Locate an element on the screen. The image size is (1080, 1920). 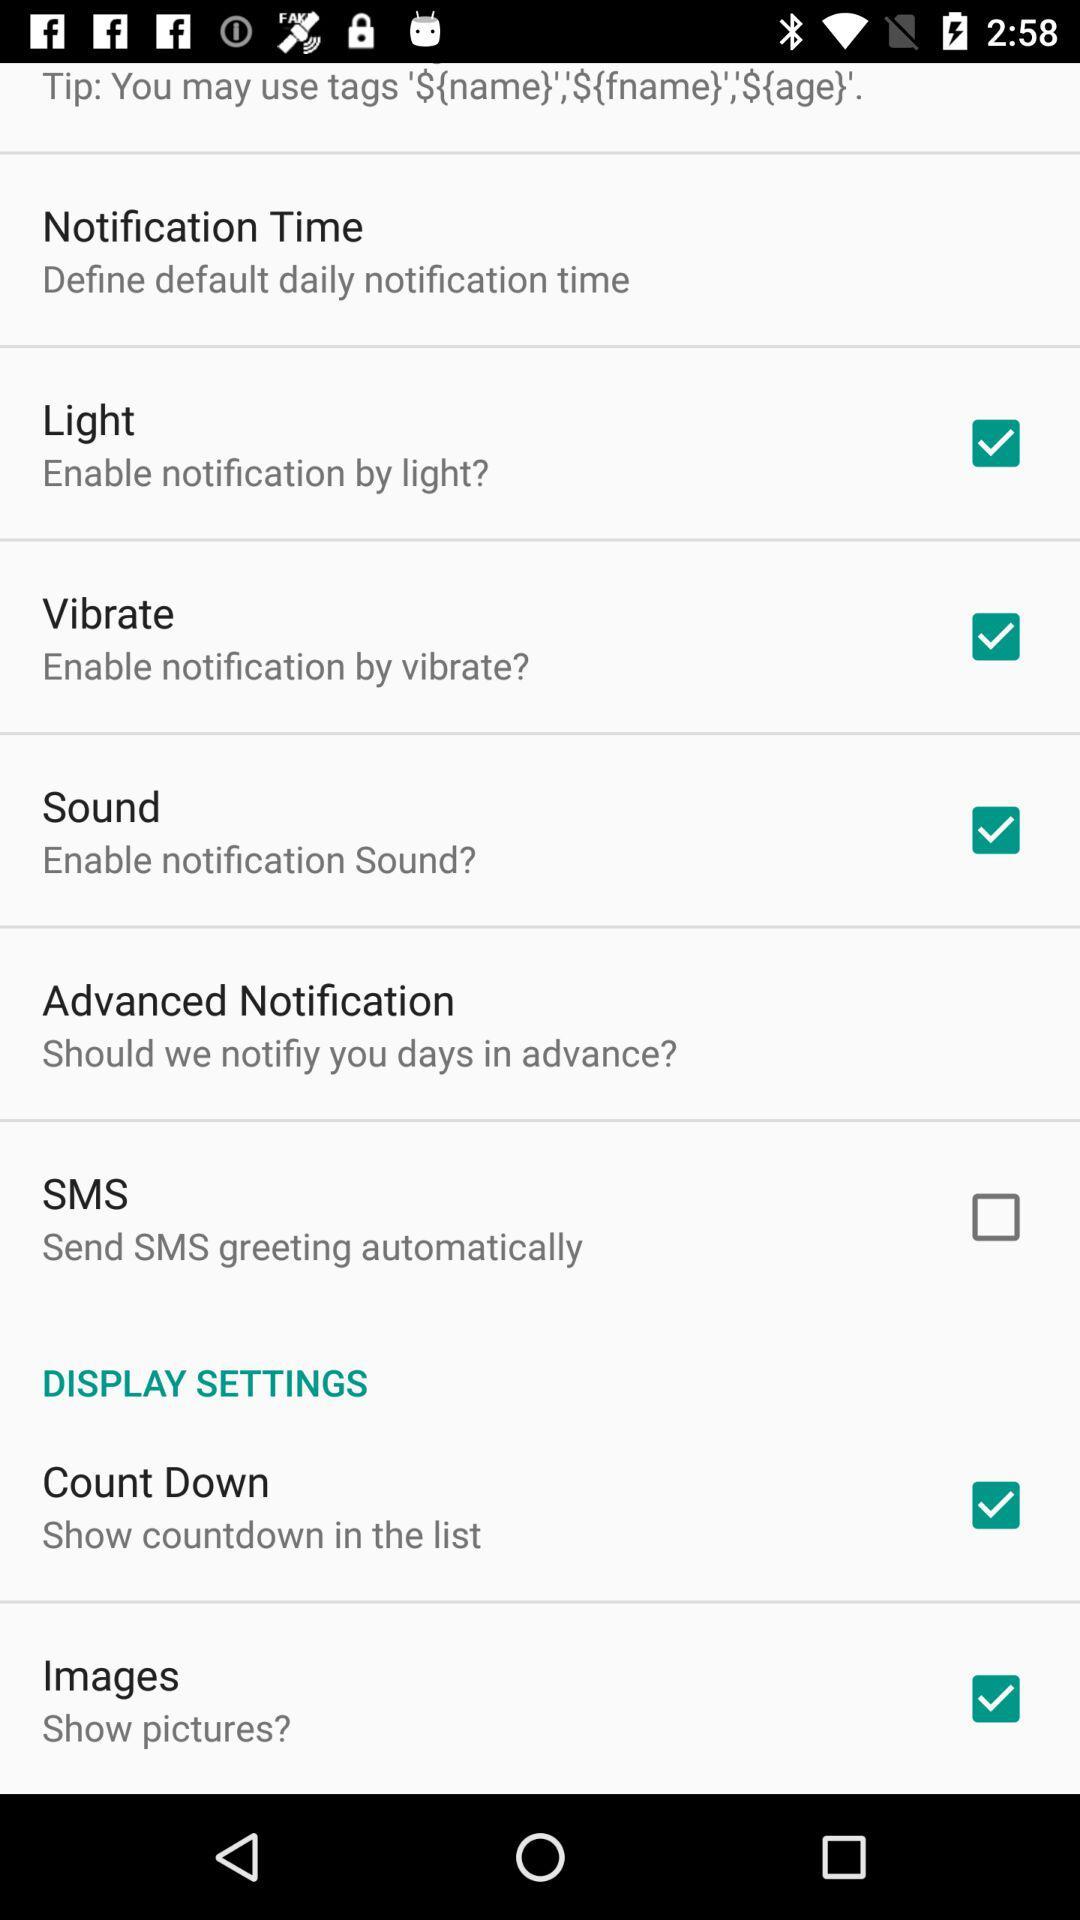
define default daily is located at coordinates (334, 277).